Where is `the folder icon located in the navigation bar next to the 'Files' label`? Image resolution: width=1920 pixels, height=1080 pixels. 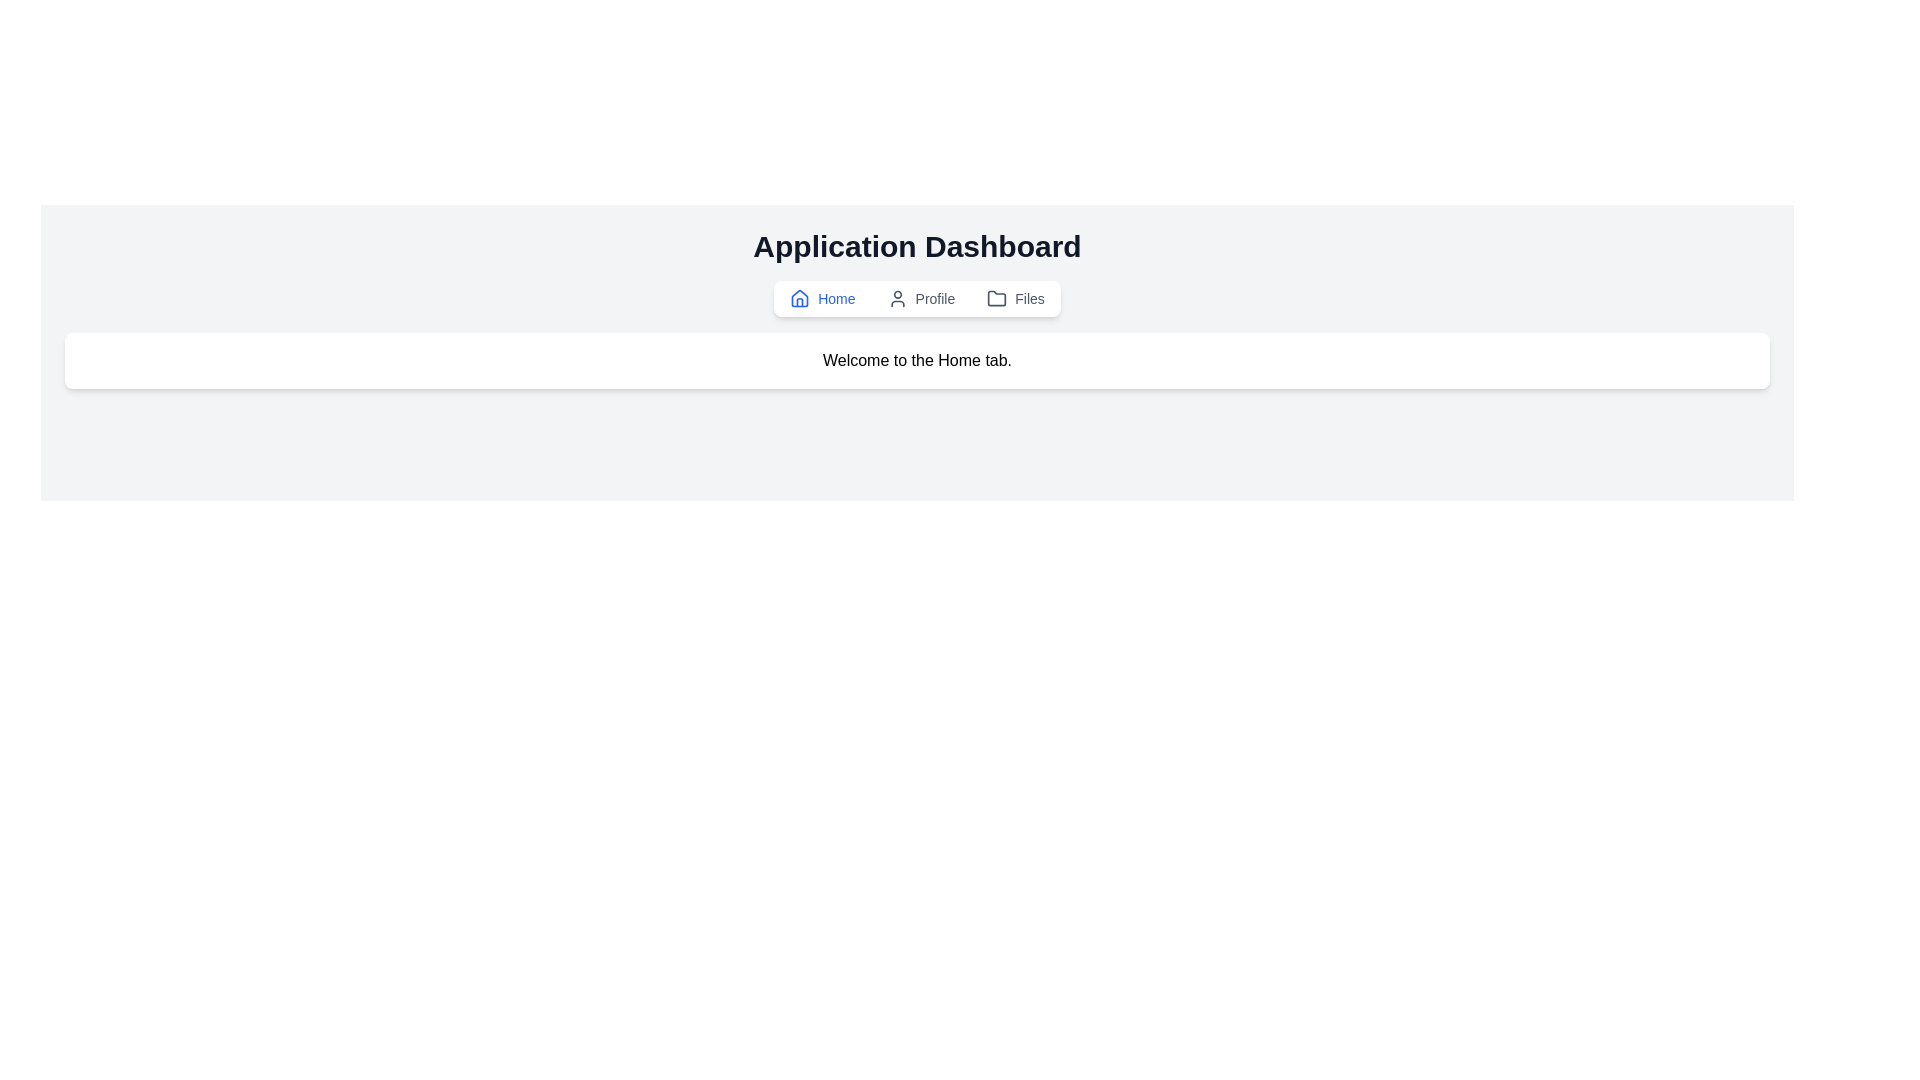 the folder icon located in the navigation bar next to the 'Files' label is located at coordinates (997, 299).